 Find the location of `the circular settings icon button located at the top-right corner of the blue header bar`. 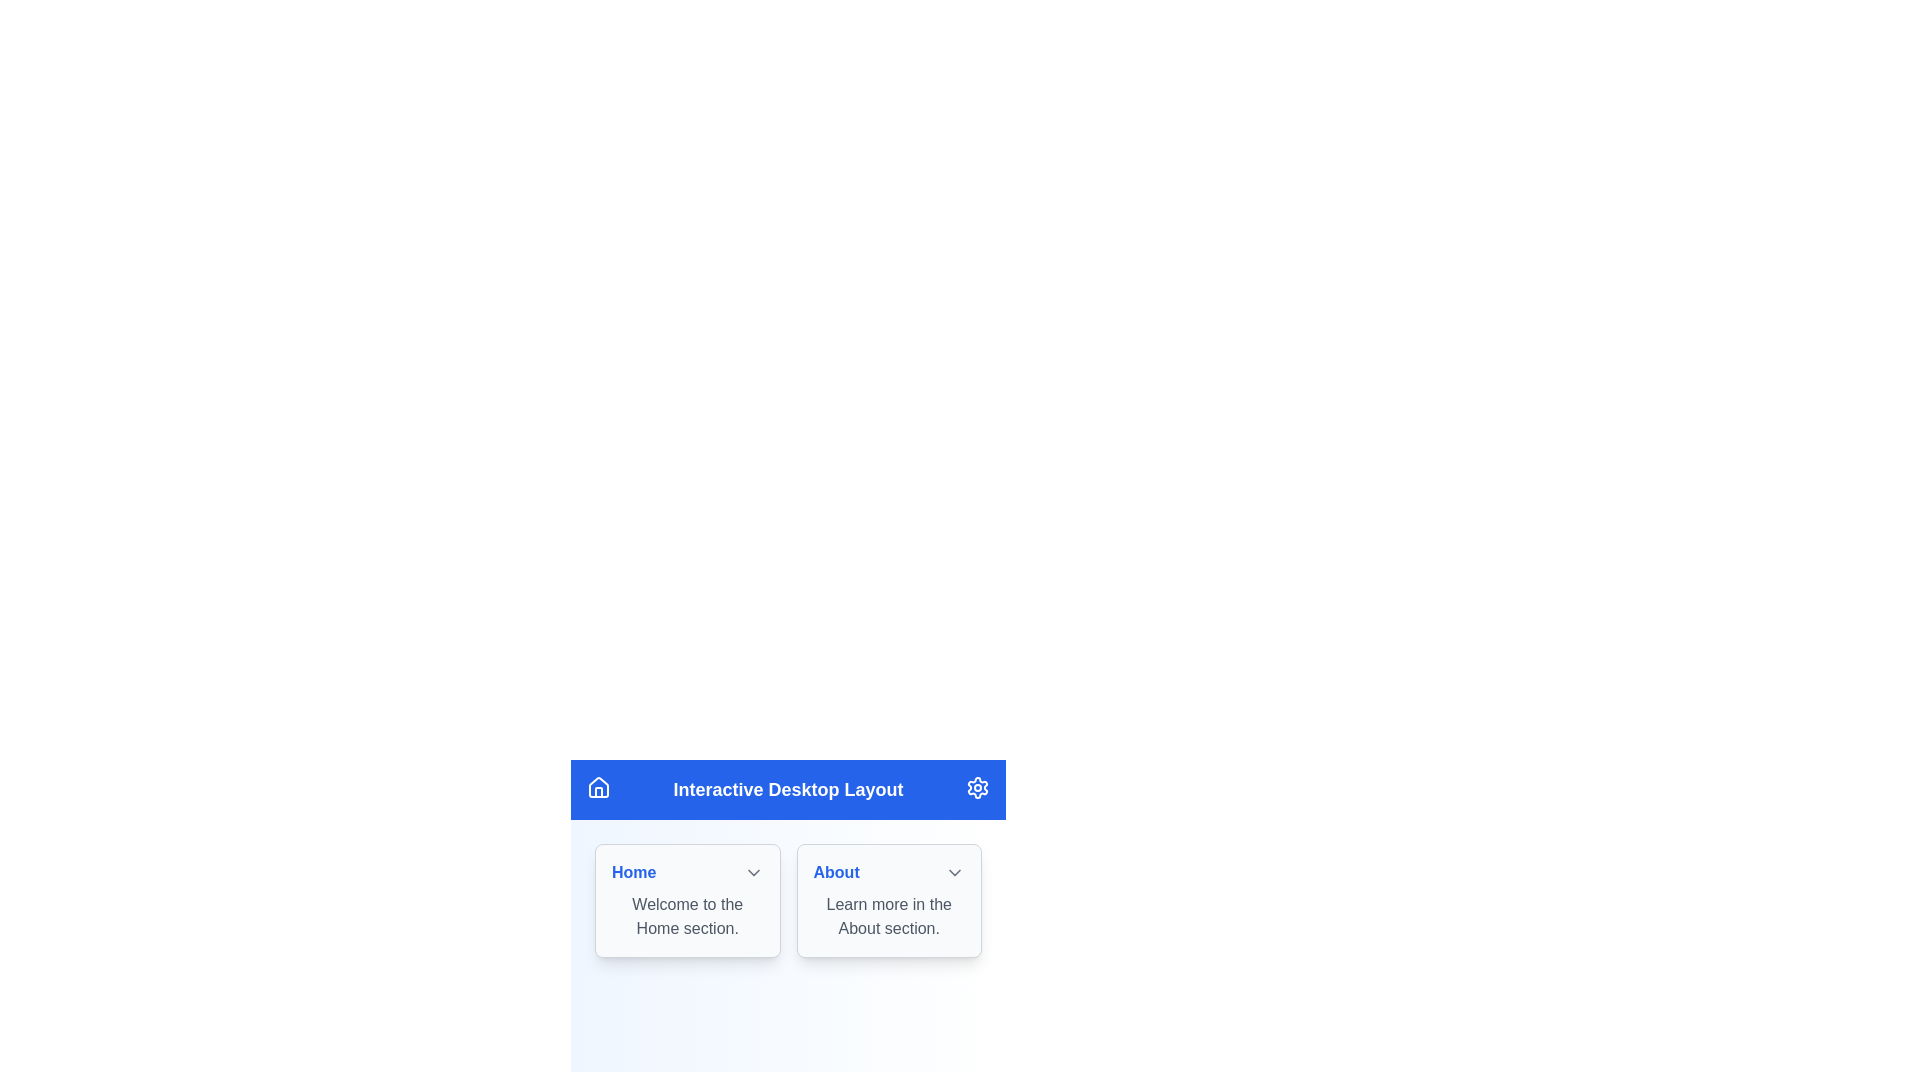

the circular settings icon button located at the top-right corner of the blue header bar is located at coordinates (978, 786).